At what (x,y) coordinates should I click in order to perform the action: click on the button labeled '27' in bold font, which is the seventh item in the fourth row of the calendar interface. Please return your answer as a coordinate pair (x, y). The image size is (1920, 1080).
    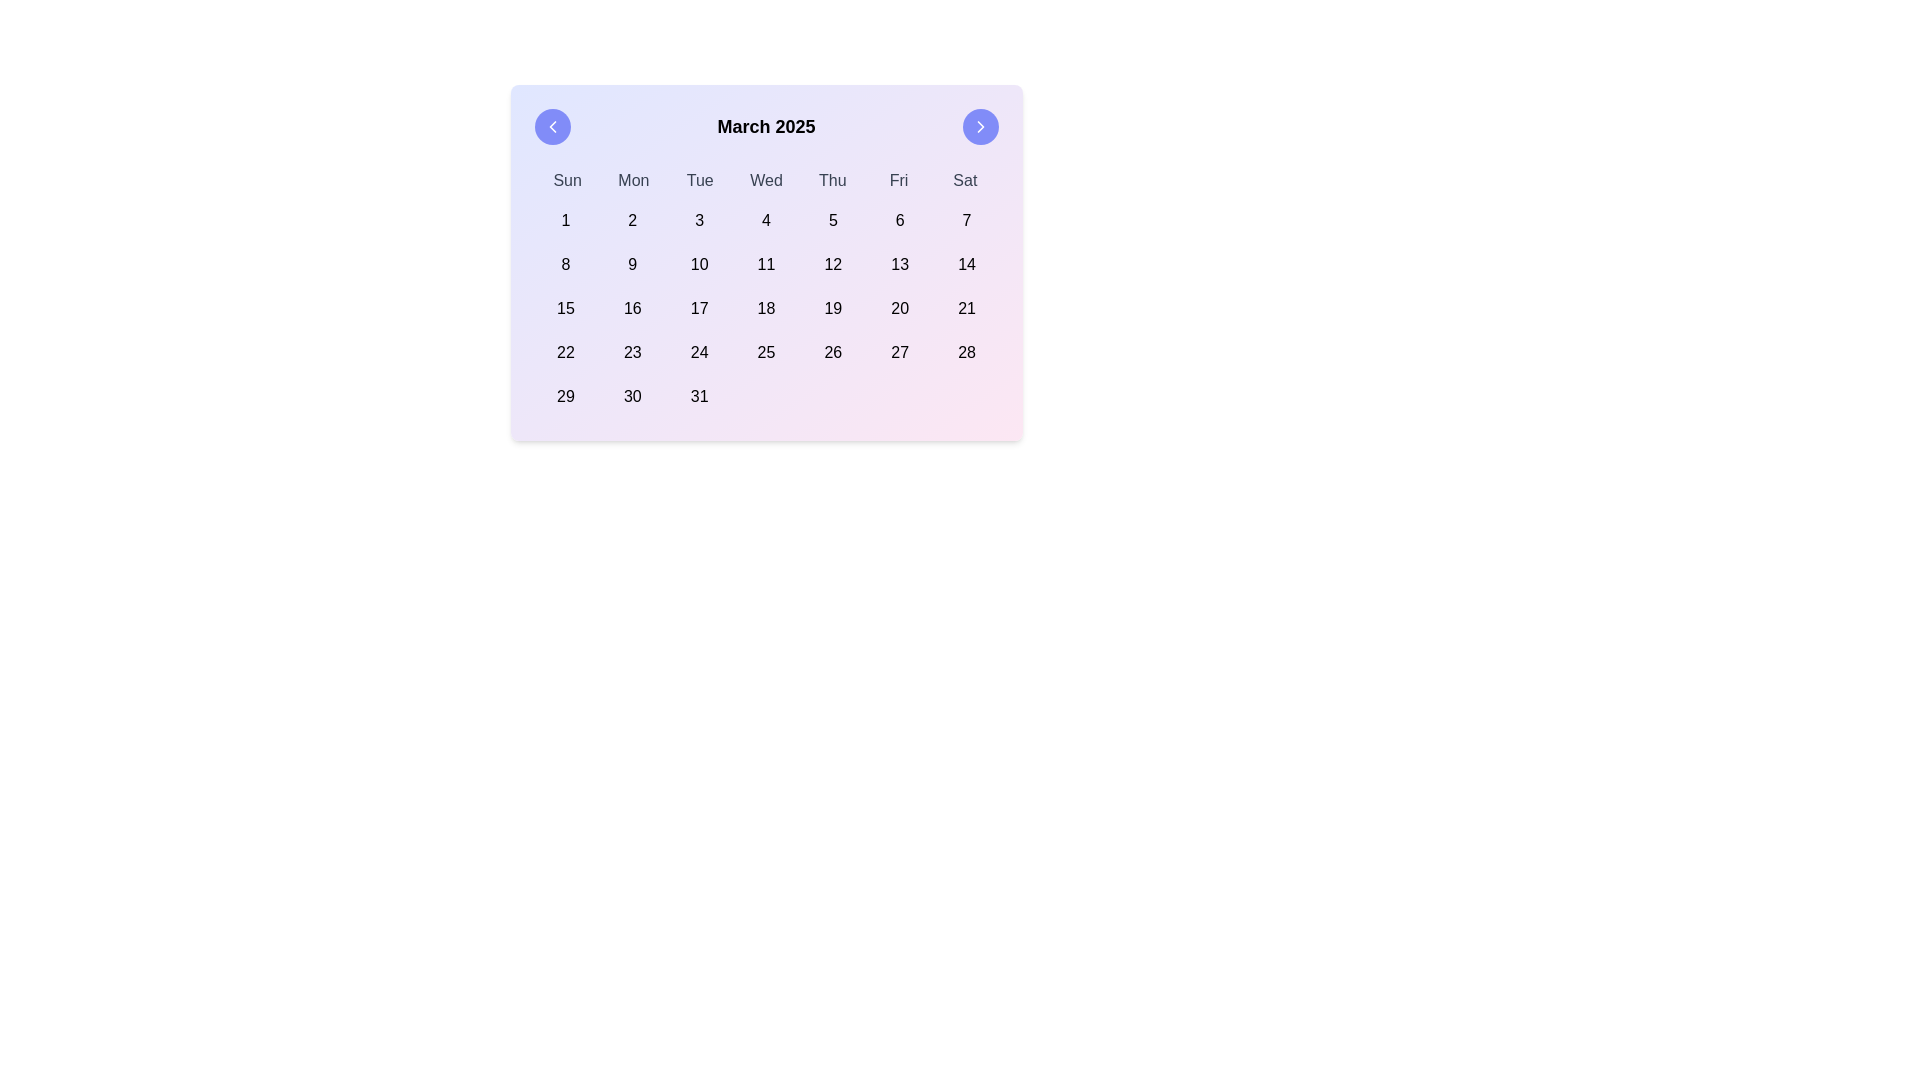
    Looking at the image, I should click on (899, 352).